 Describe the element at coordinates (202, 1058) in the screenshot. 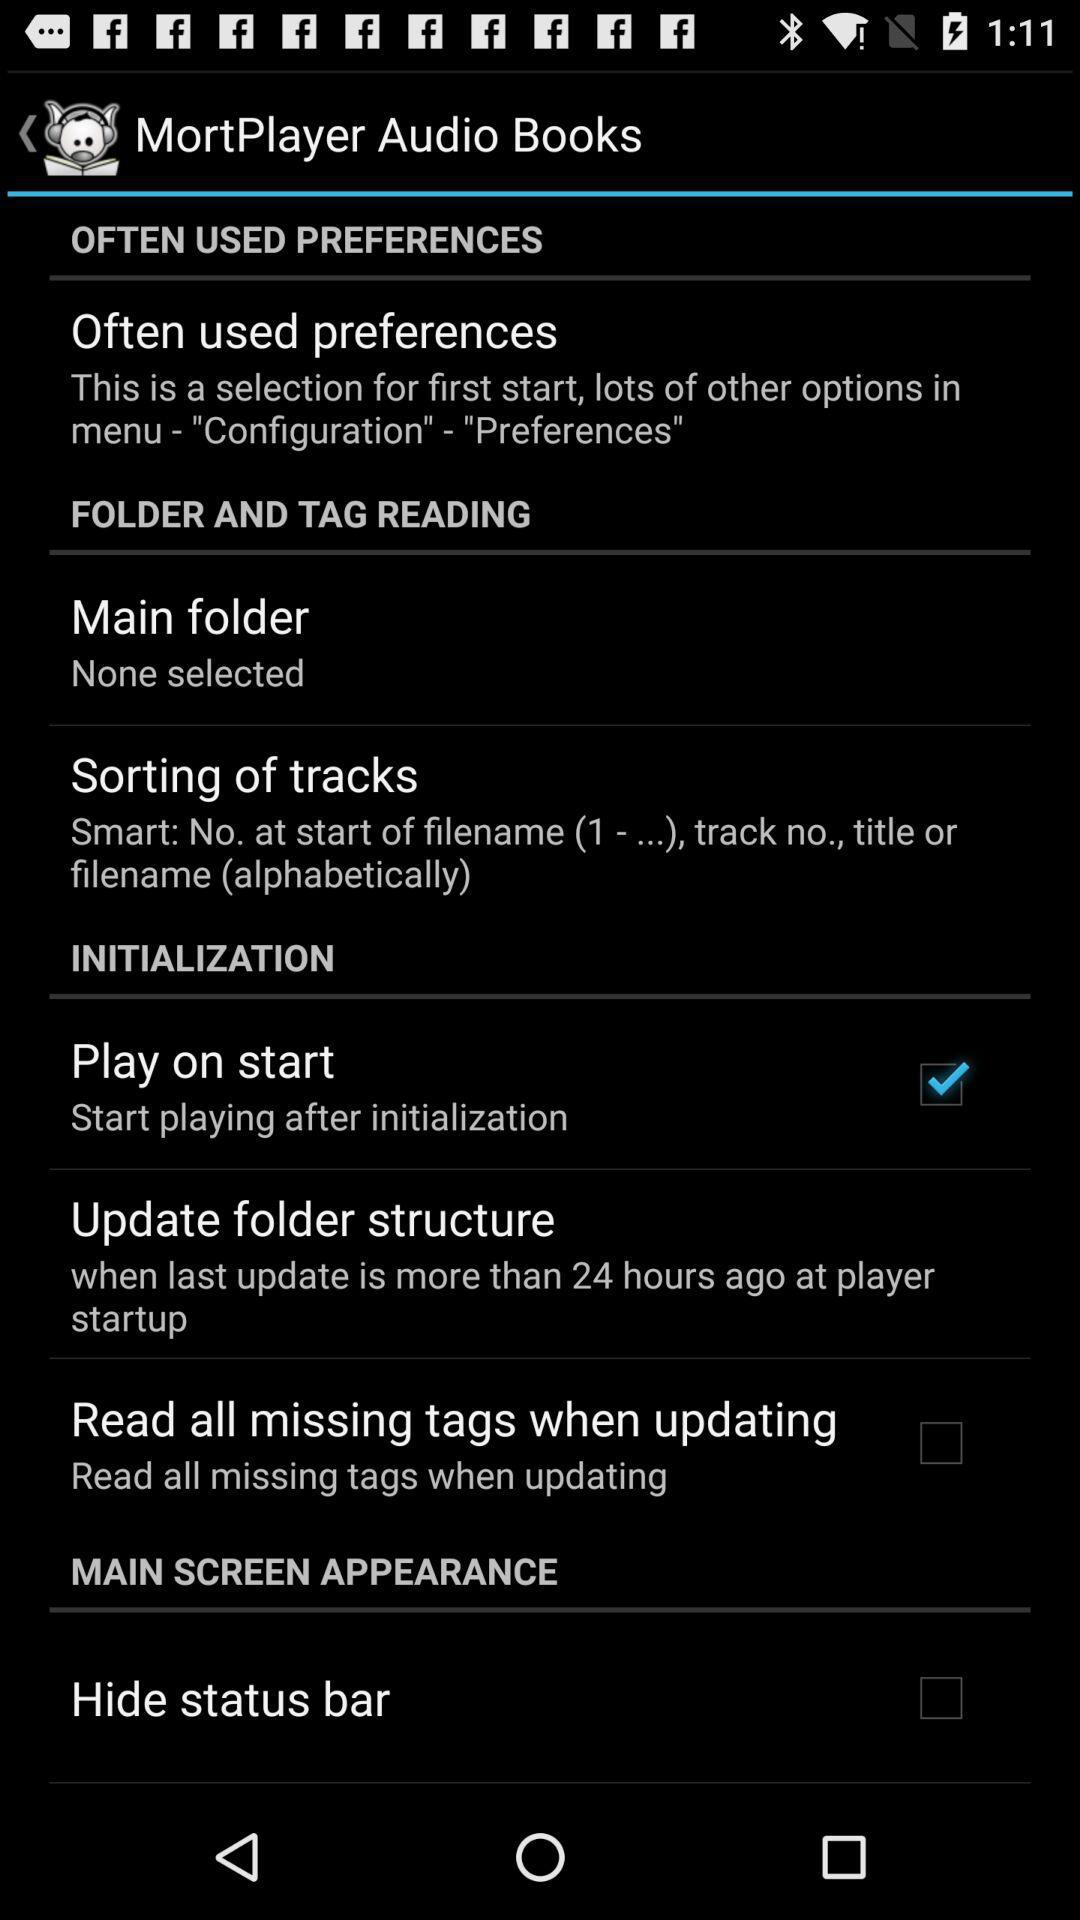

I see `the app below initialization app` at that location.